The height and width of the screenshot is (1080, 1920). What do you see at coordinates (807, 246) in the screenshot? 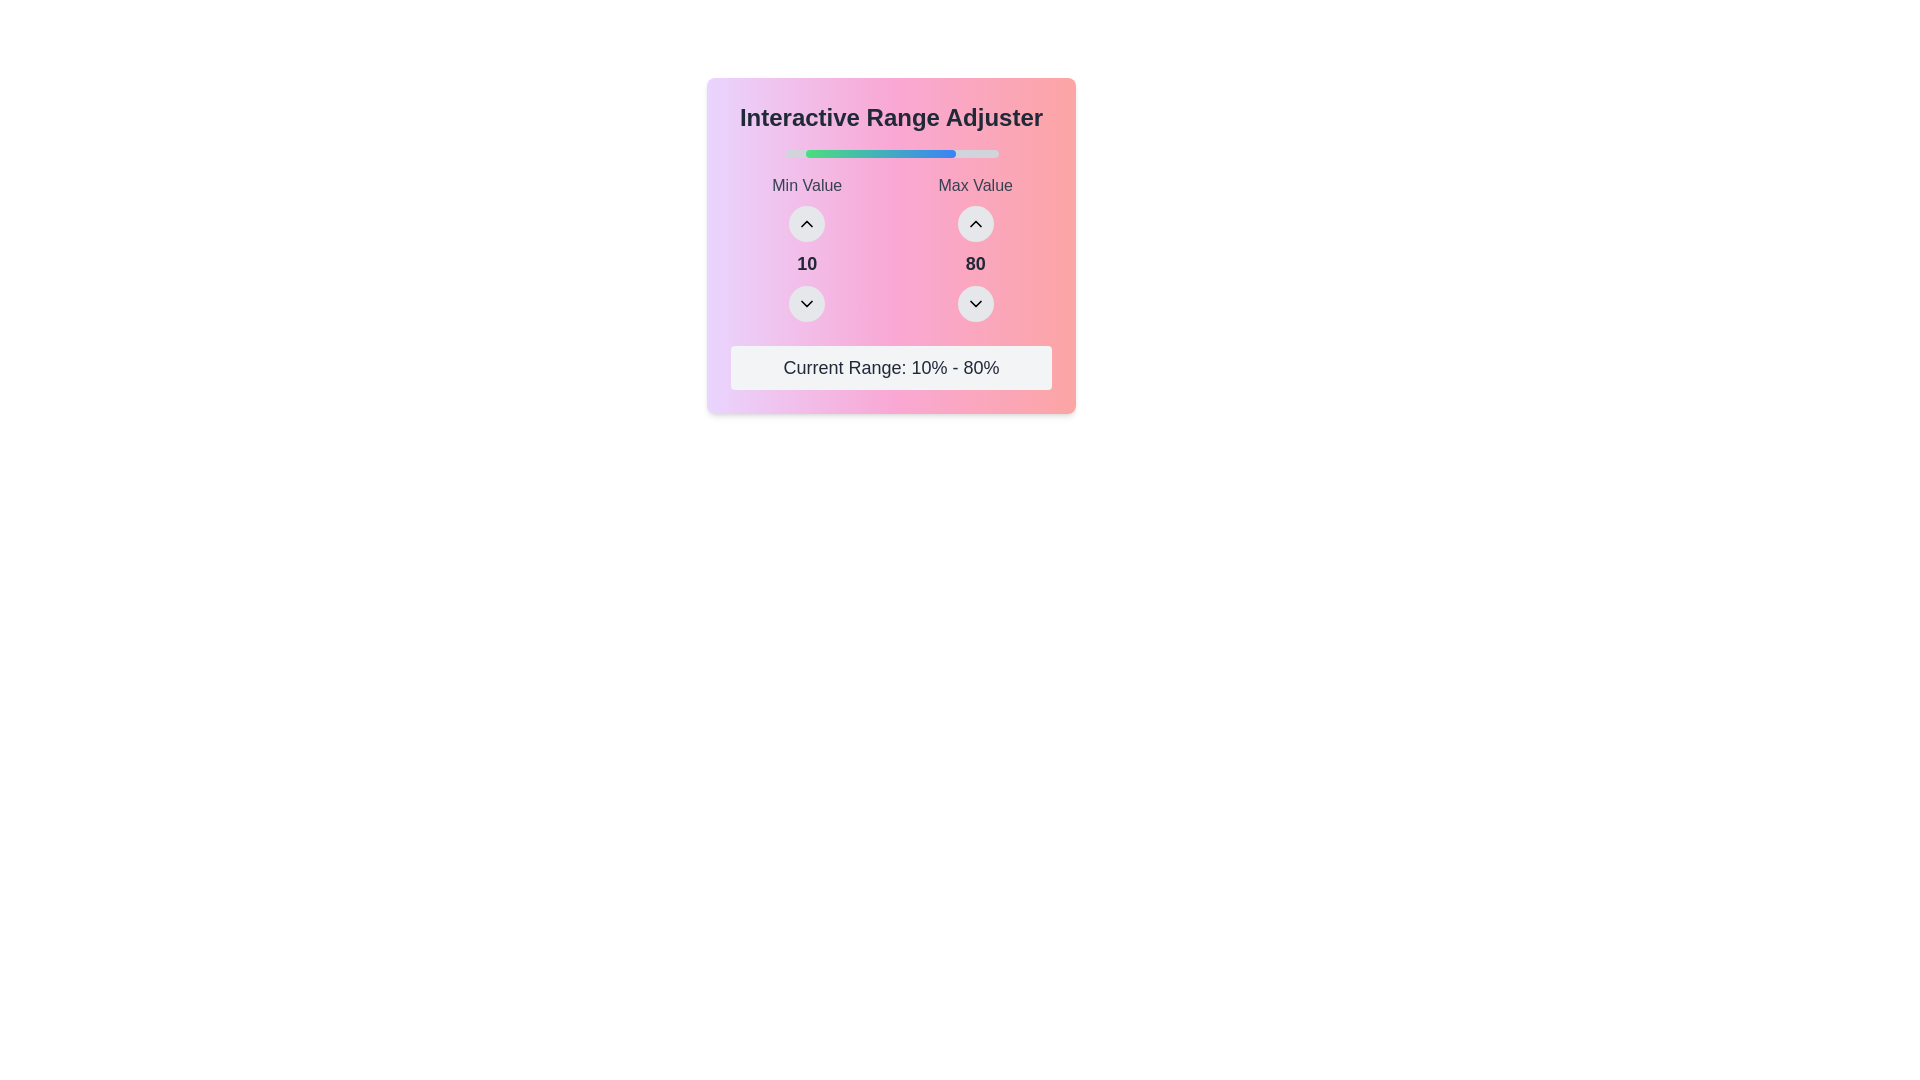
I see `the up arrow button of the 'Interactive Range Adjuster' component to increase the numeric value` at bounding box center [807, 246].